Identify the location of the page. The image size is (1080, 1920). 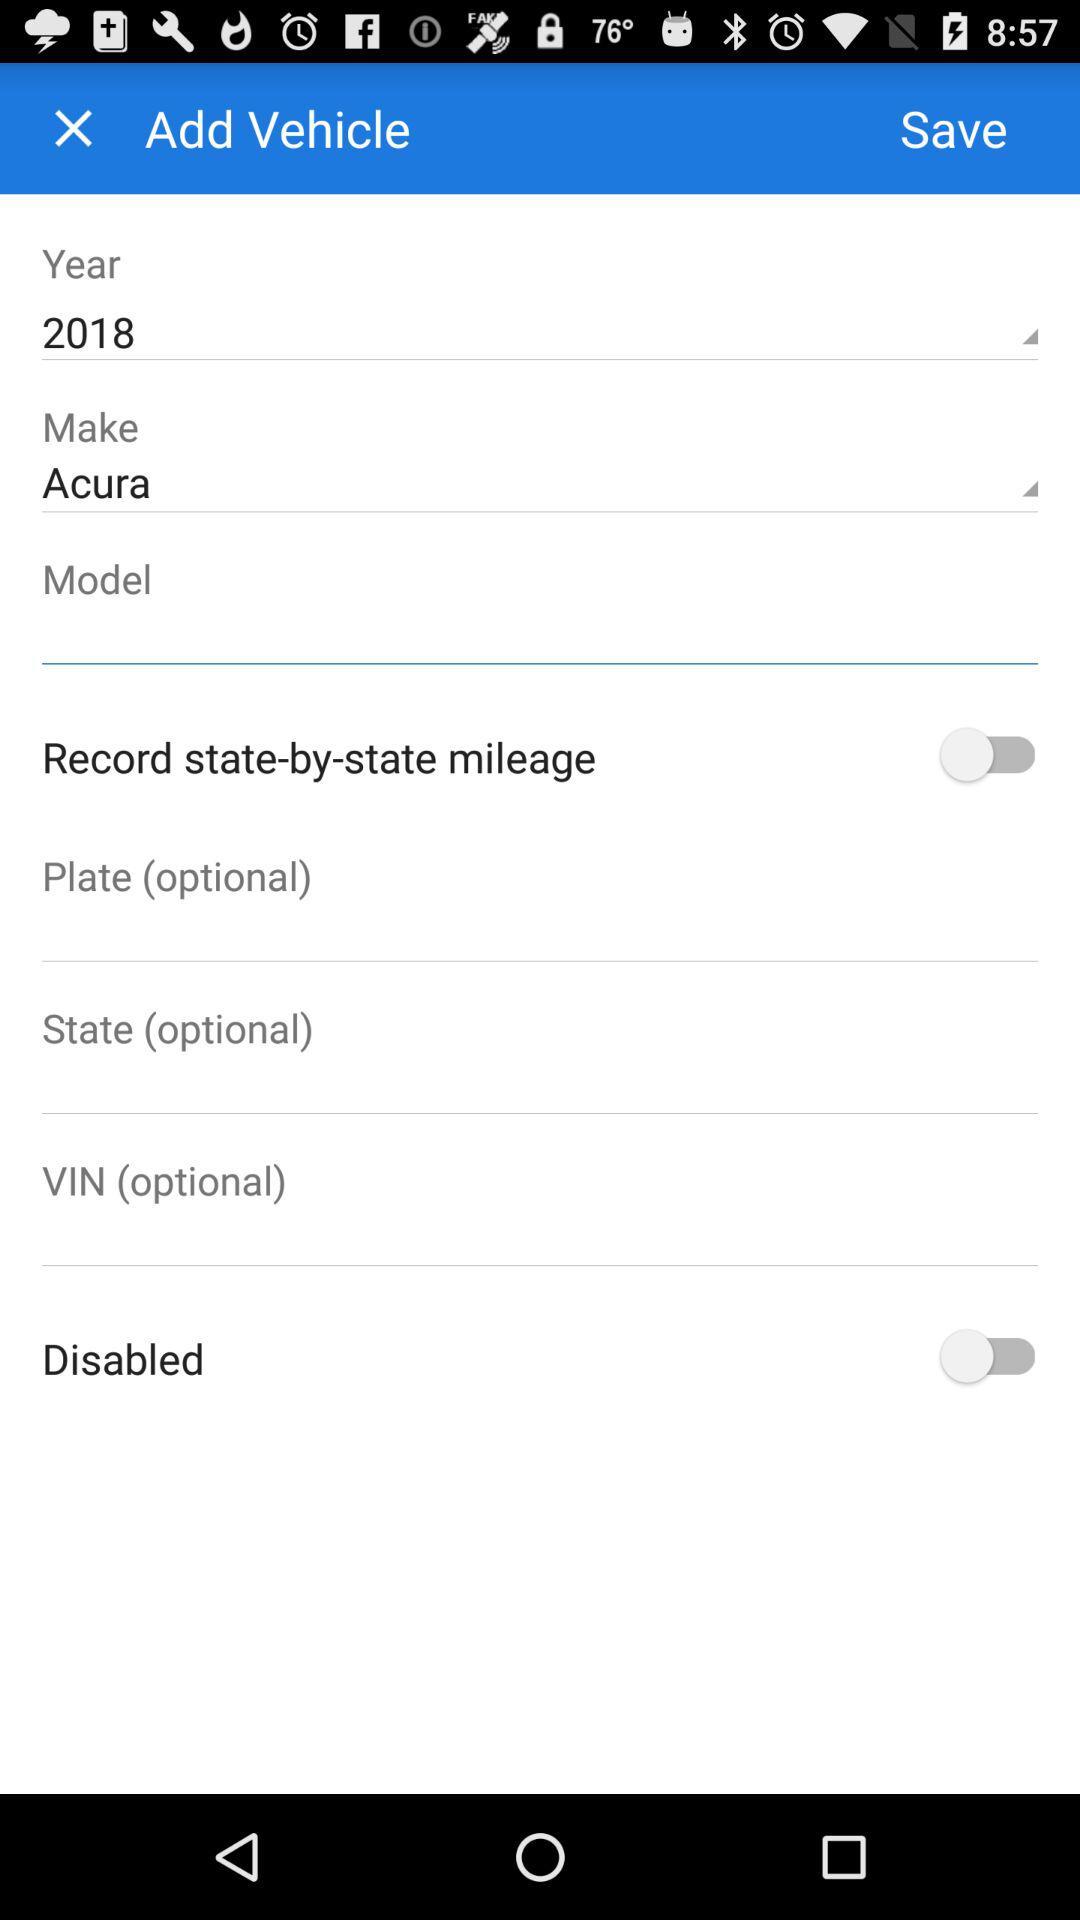
(72, 127).